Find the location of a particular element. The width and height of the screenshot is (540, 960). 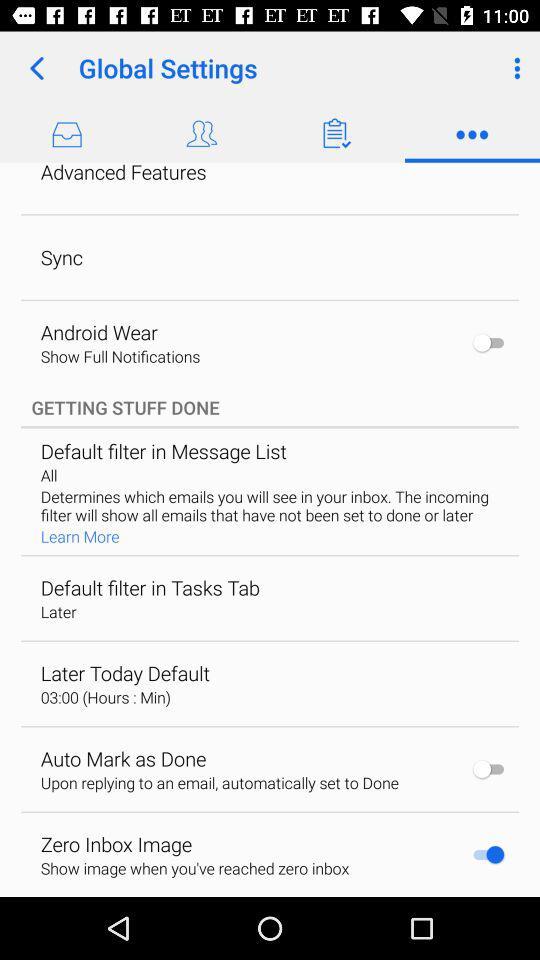

the show full notifications item is located at coordinates (120, 356).